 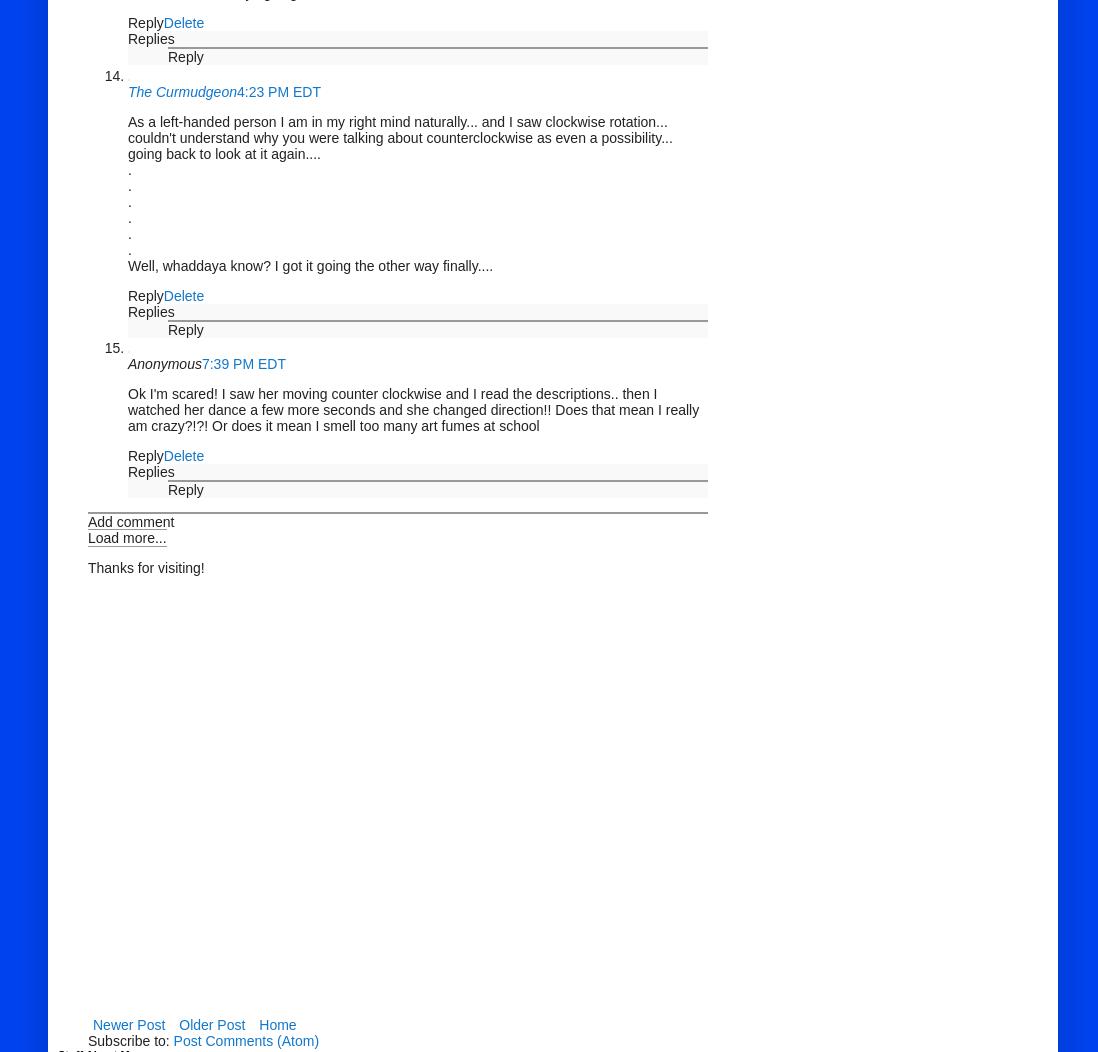 I want to click on 'Home', so click(x=277, y=1023).